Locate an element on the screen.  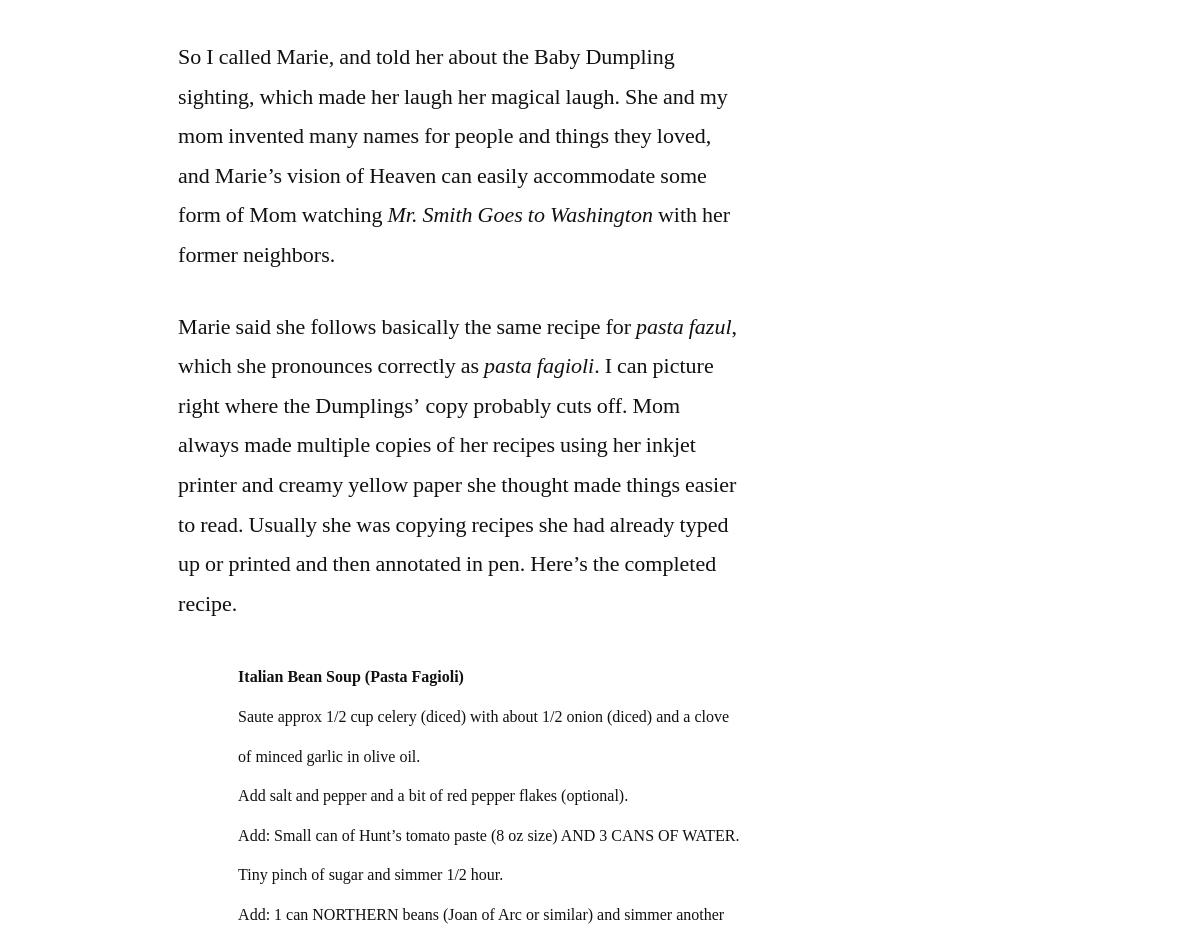
'. I can picture right where the Dumplings’ copy probably cuts off. Mom always made multiple copies of her recipes using her inkjet printer and creamy yellow paper she thought made things easier to read. Usually she was copying recipes she had already typed up or printed and then annotated in pen. Here’s the completed recipe.' is located at coordinates (457, 483).